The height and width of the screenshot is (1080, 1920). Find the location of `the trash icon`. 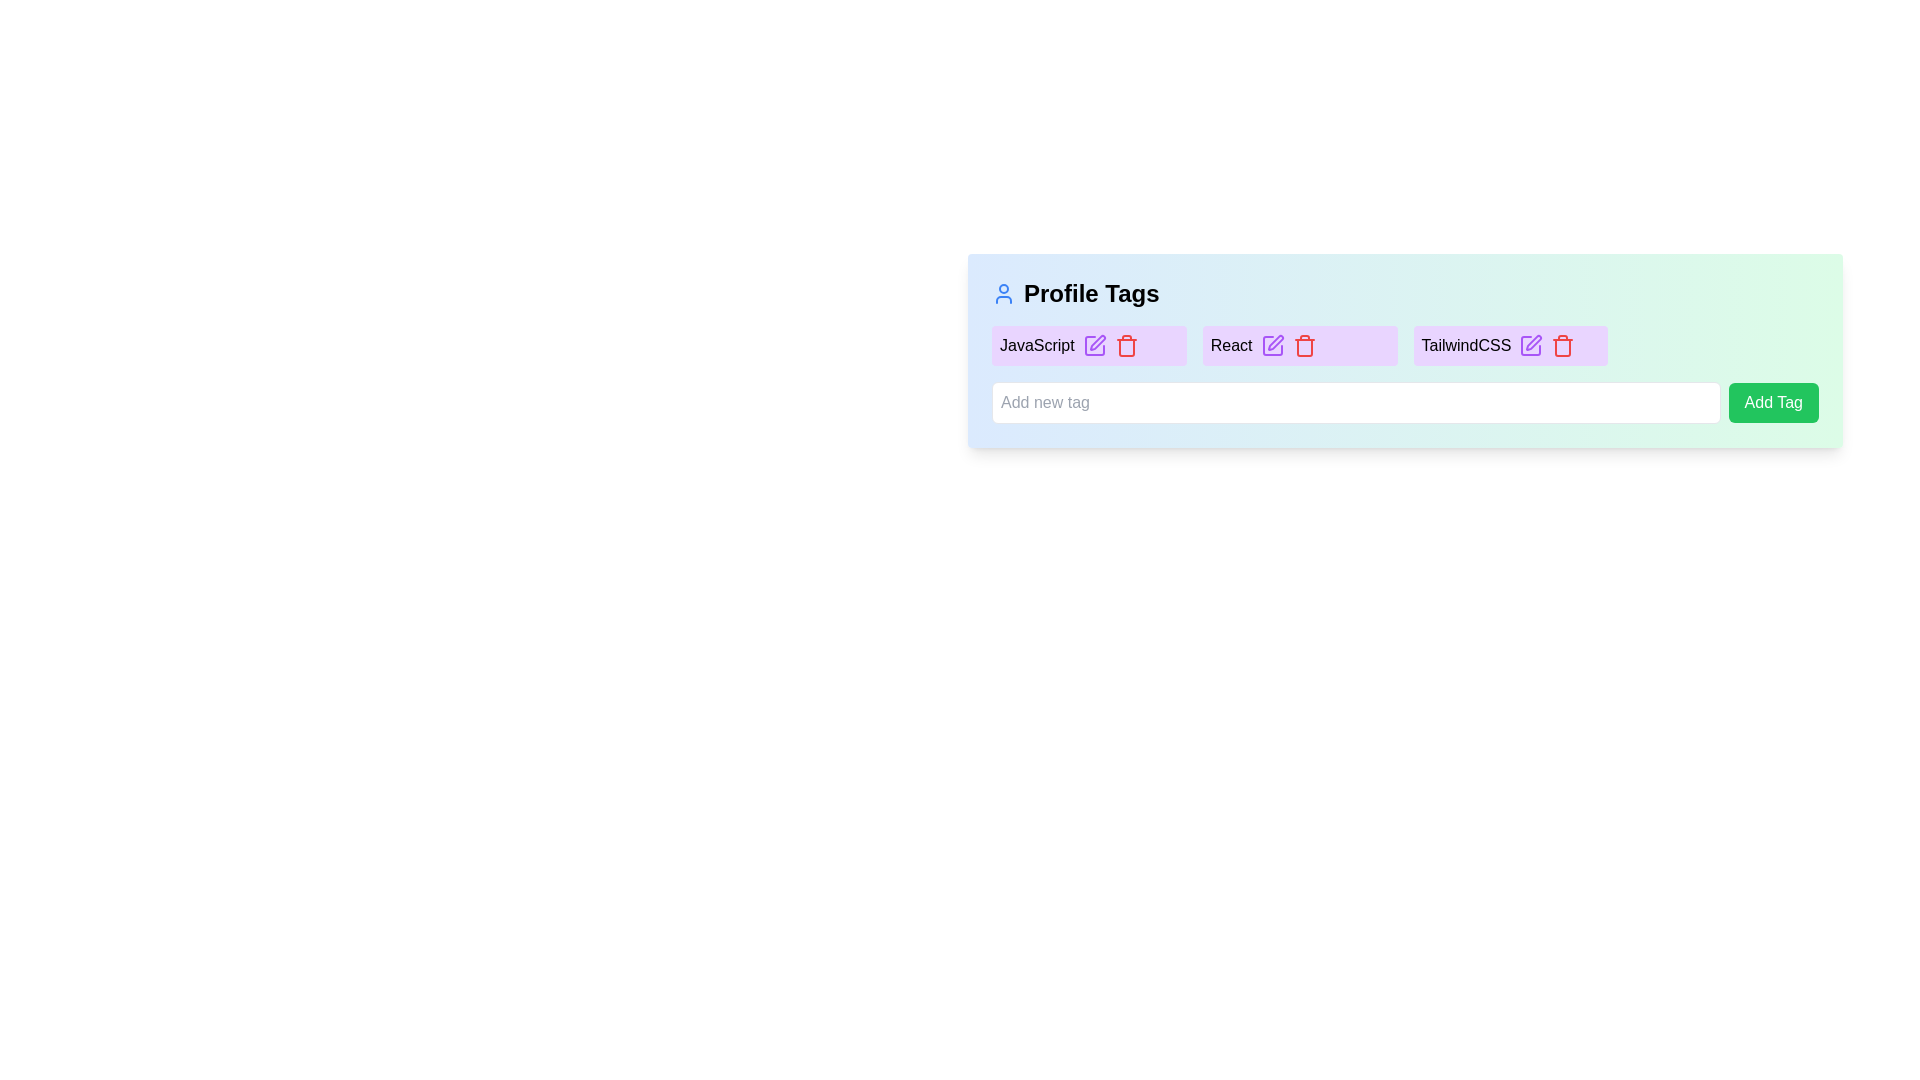

the trash icon is located at coordinates (1126, 346).